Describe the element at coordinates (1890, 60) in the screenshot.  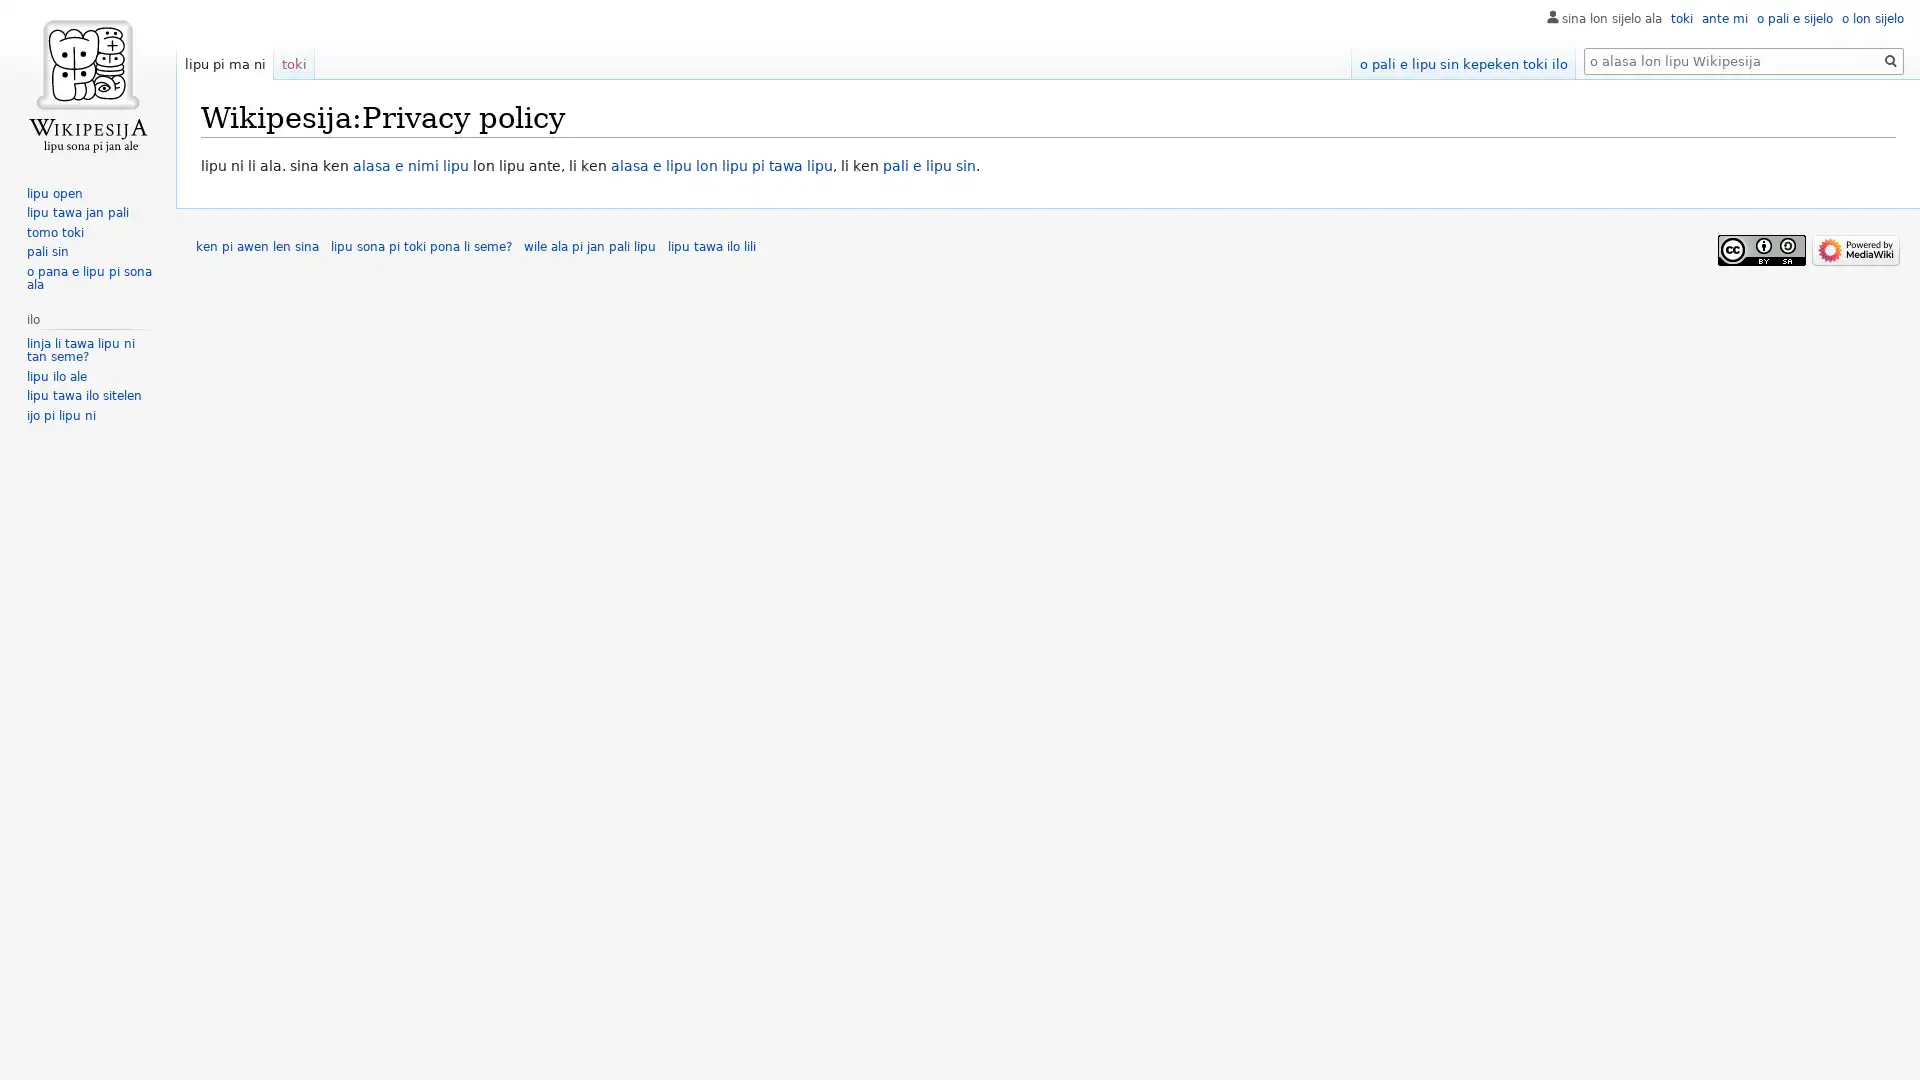
I see `o tawa` at that location.